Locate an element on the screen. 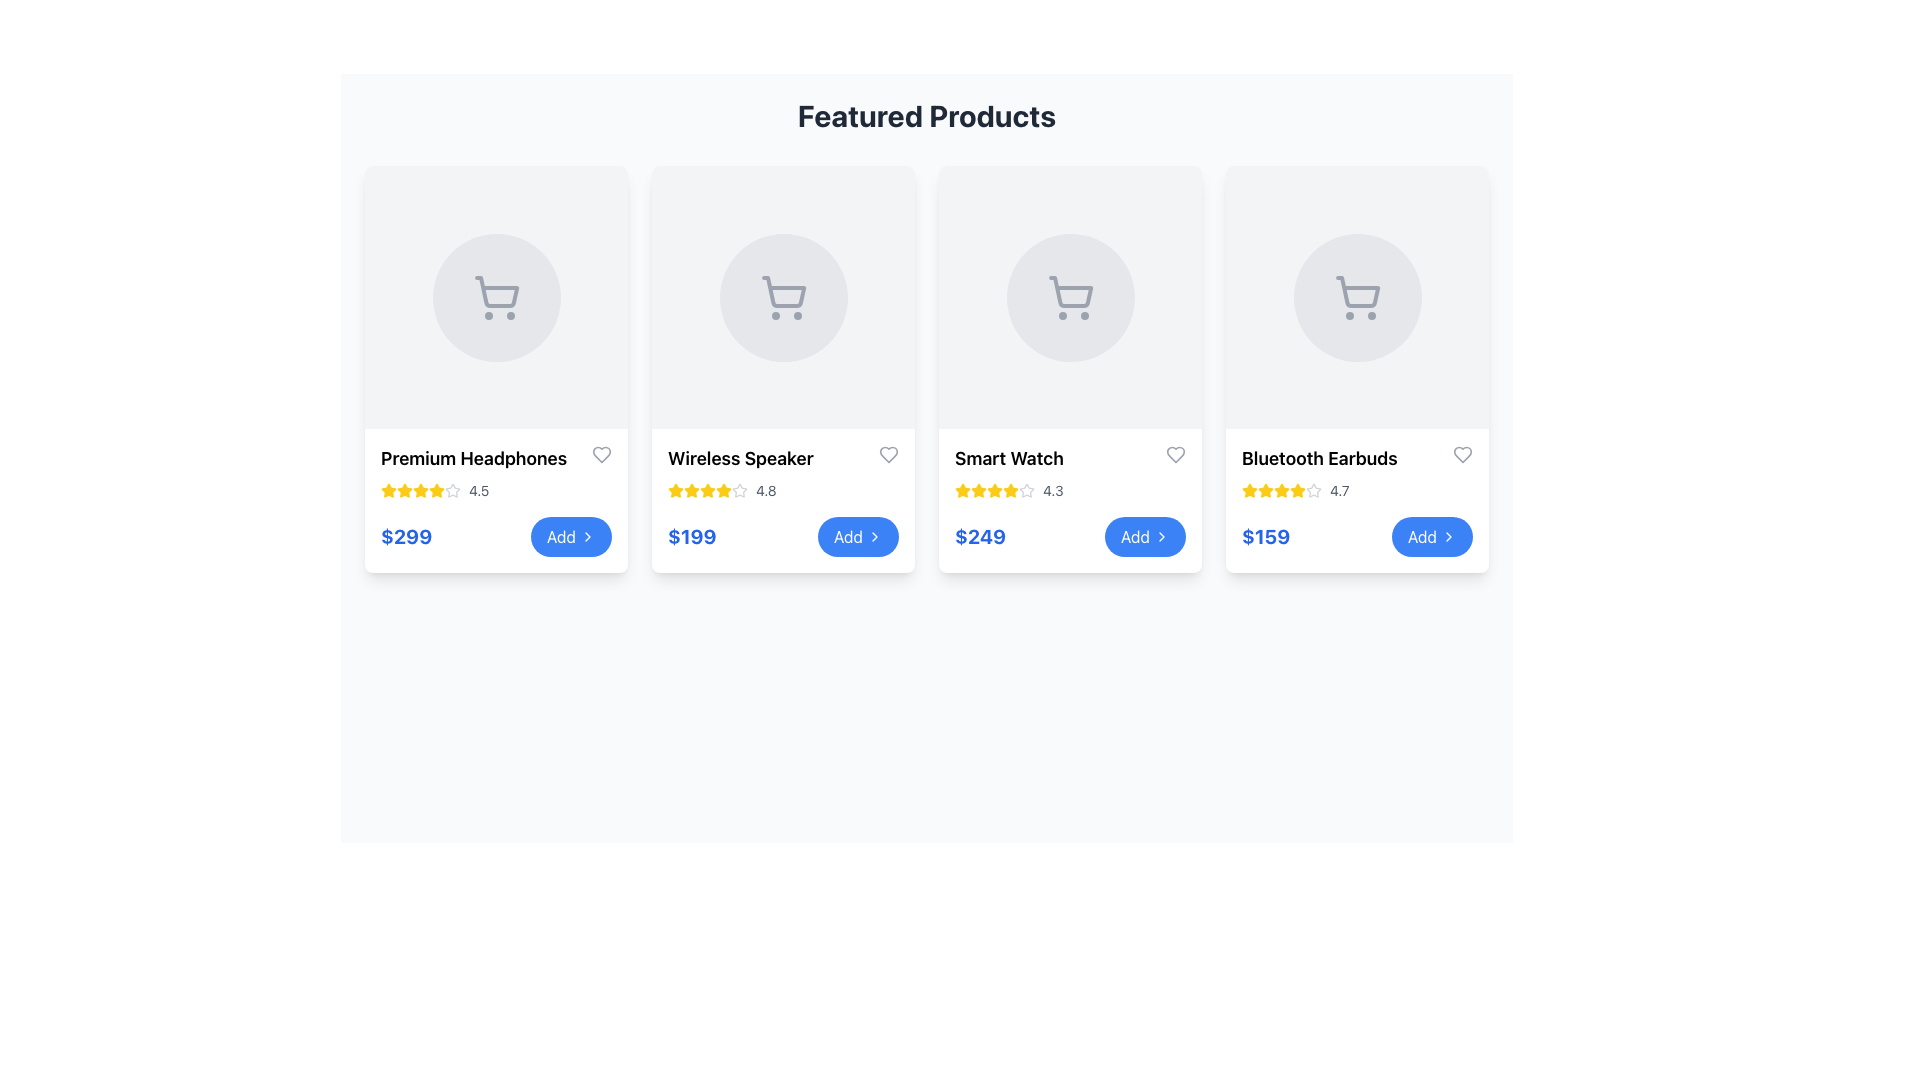 The width and height of the screenshot is (1920, 1080). the chevron icon located within the blue 'Add' button at the bottom center of the product card to initiate the associated action is located at coordinates (587, 535).